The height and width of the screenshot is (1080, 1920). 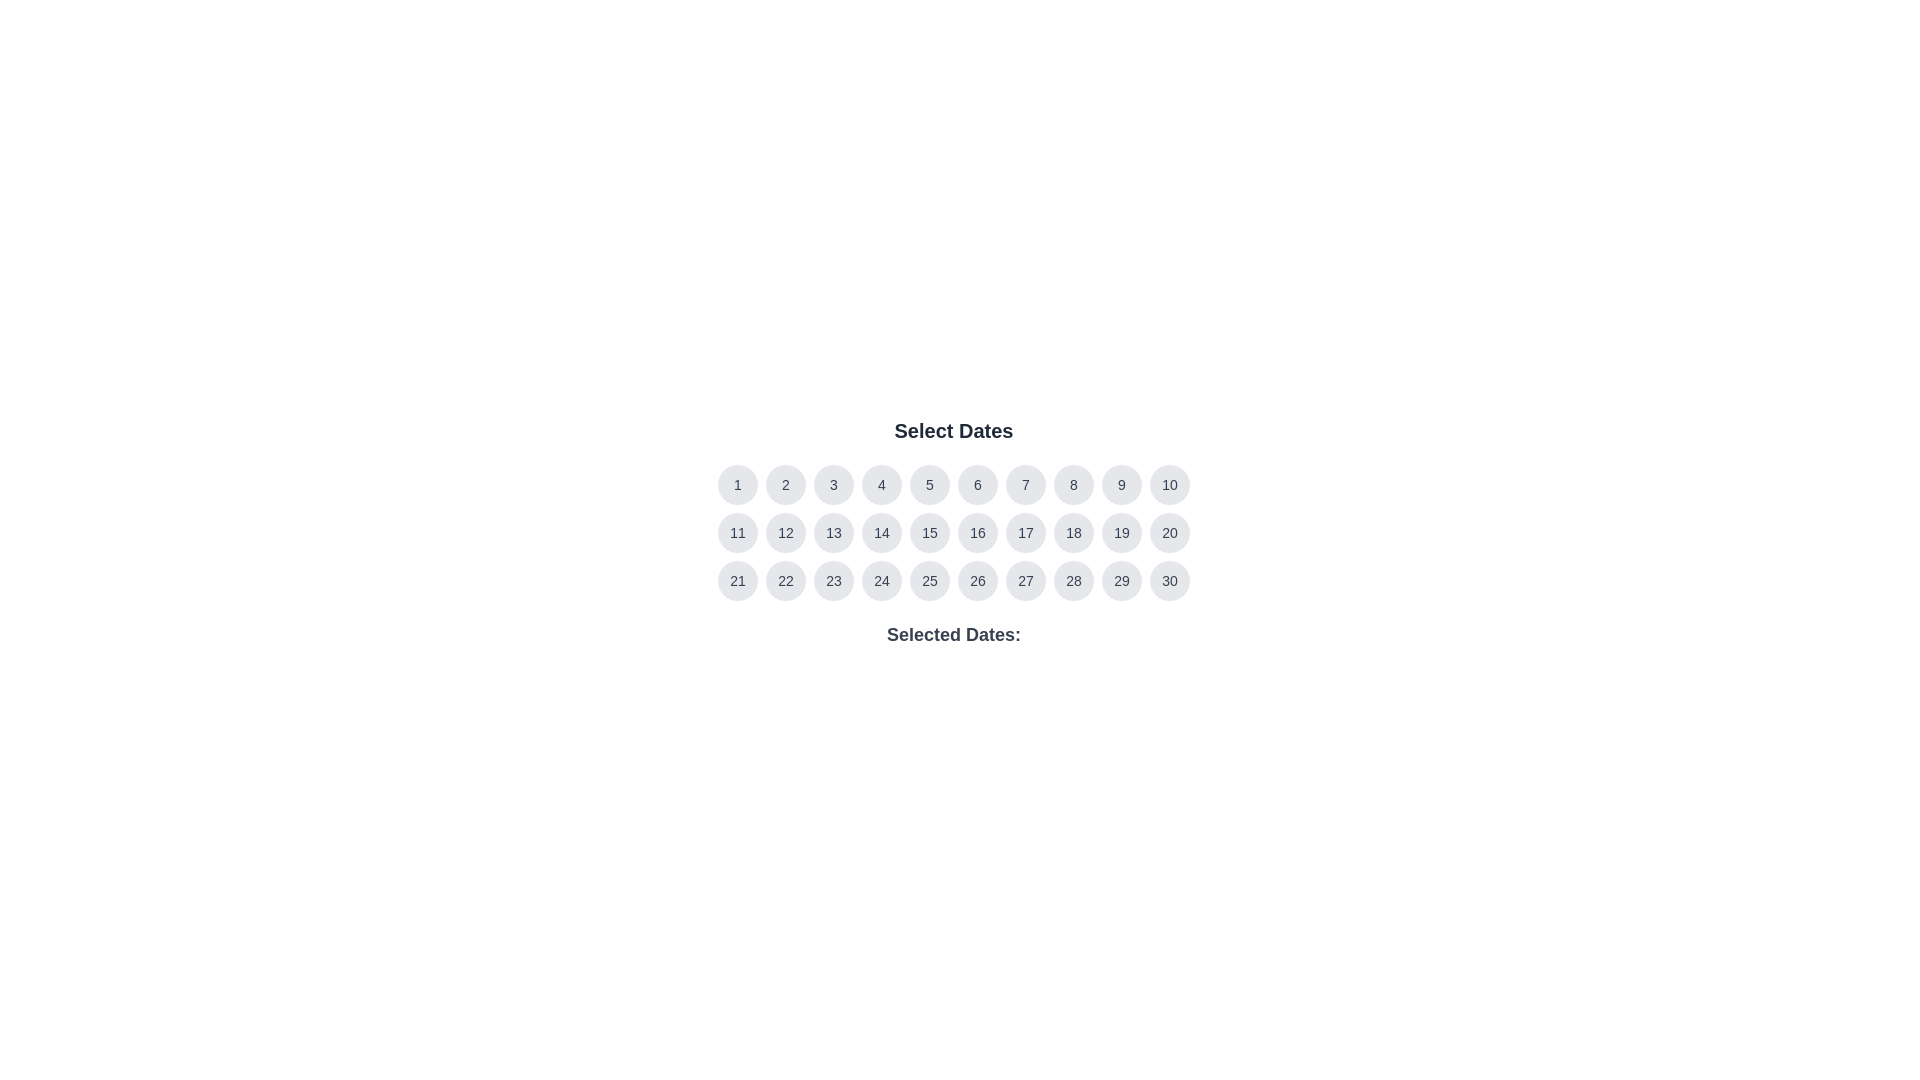 I want to click on the circular button with a gray background displaying the number '20', so click(x=1170, y=531).